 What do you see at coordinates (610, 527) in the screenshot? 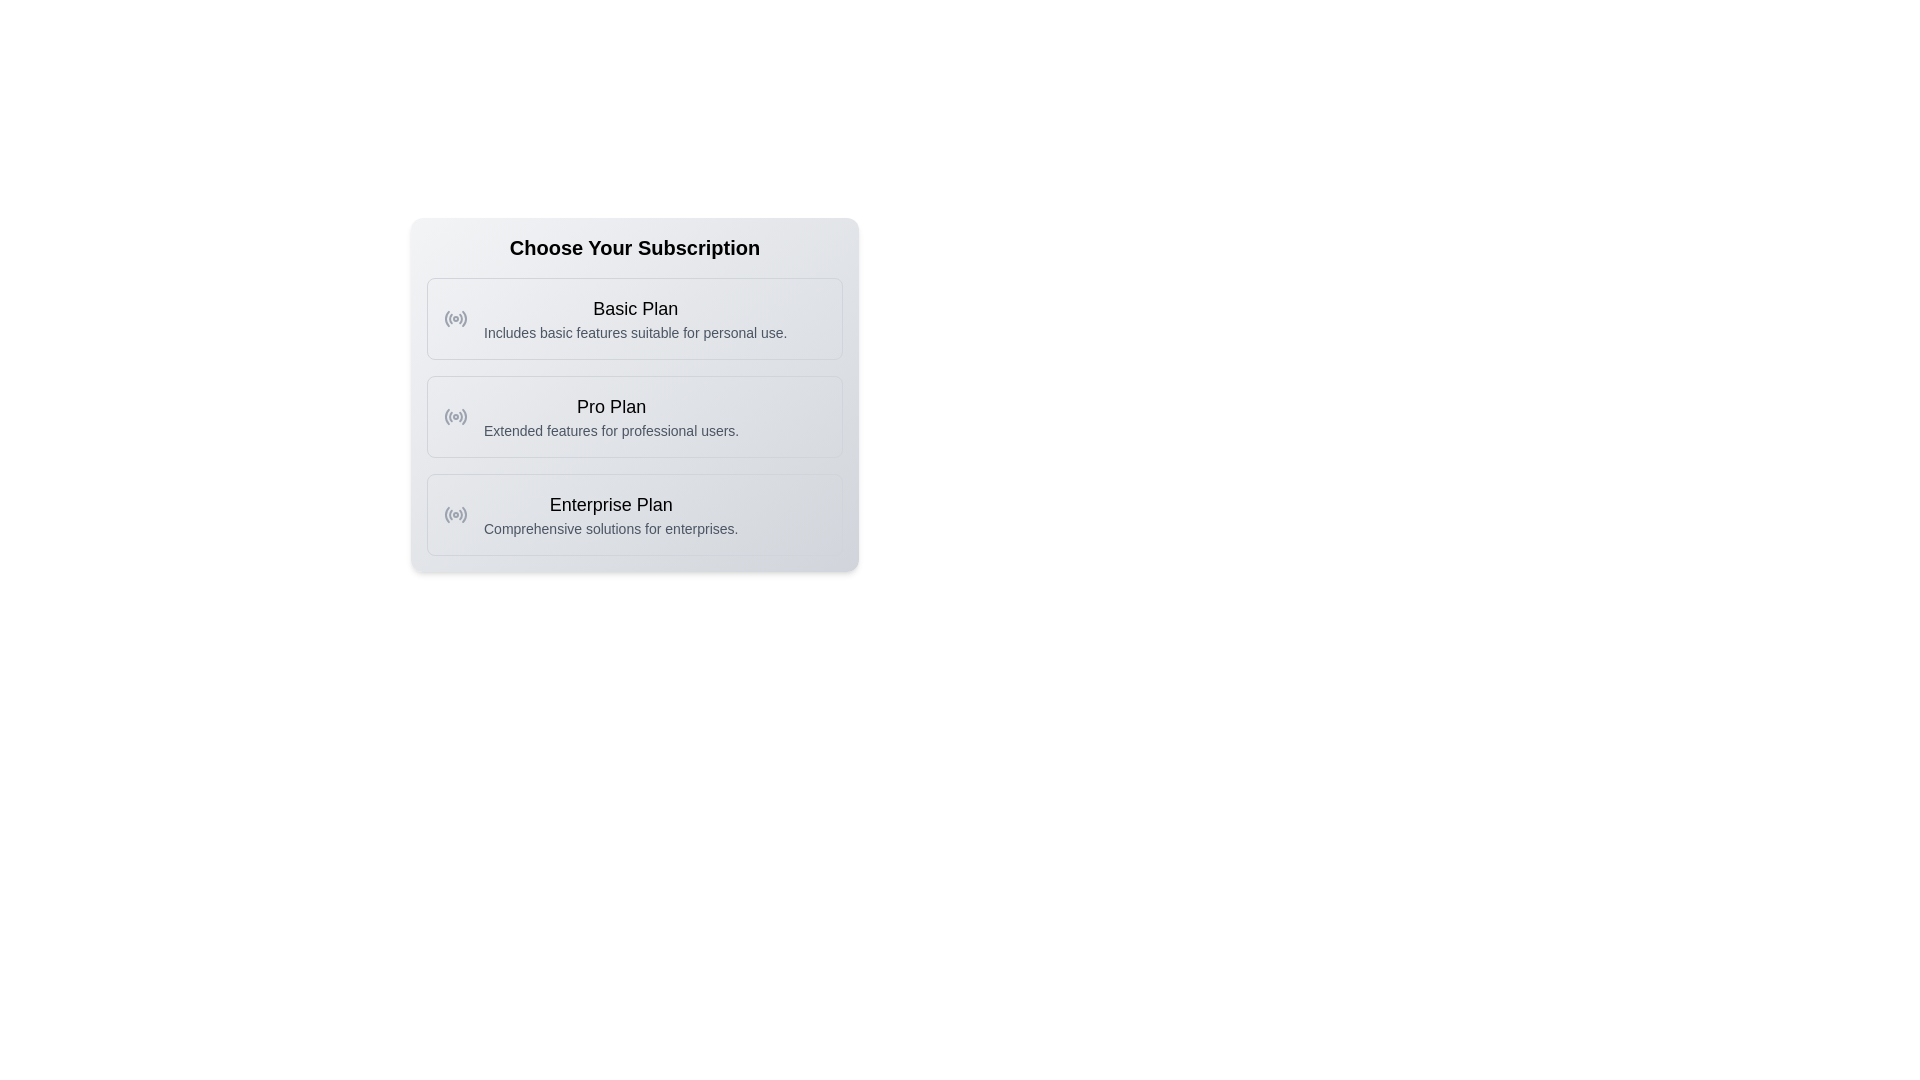
I see `descriptive subtitle text located directly below the 'Enterprise Plan' header in the bottom row of subscription plans` at bounding box center [610, 527].